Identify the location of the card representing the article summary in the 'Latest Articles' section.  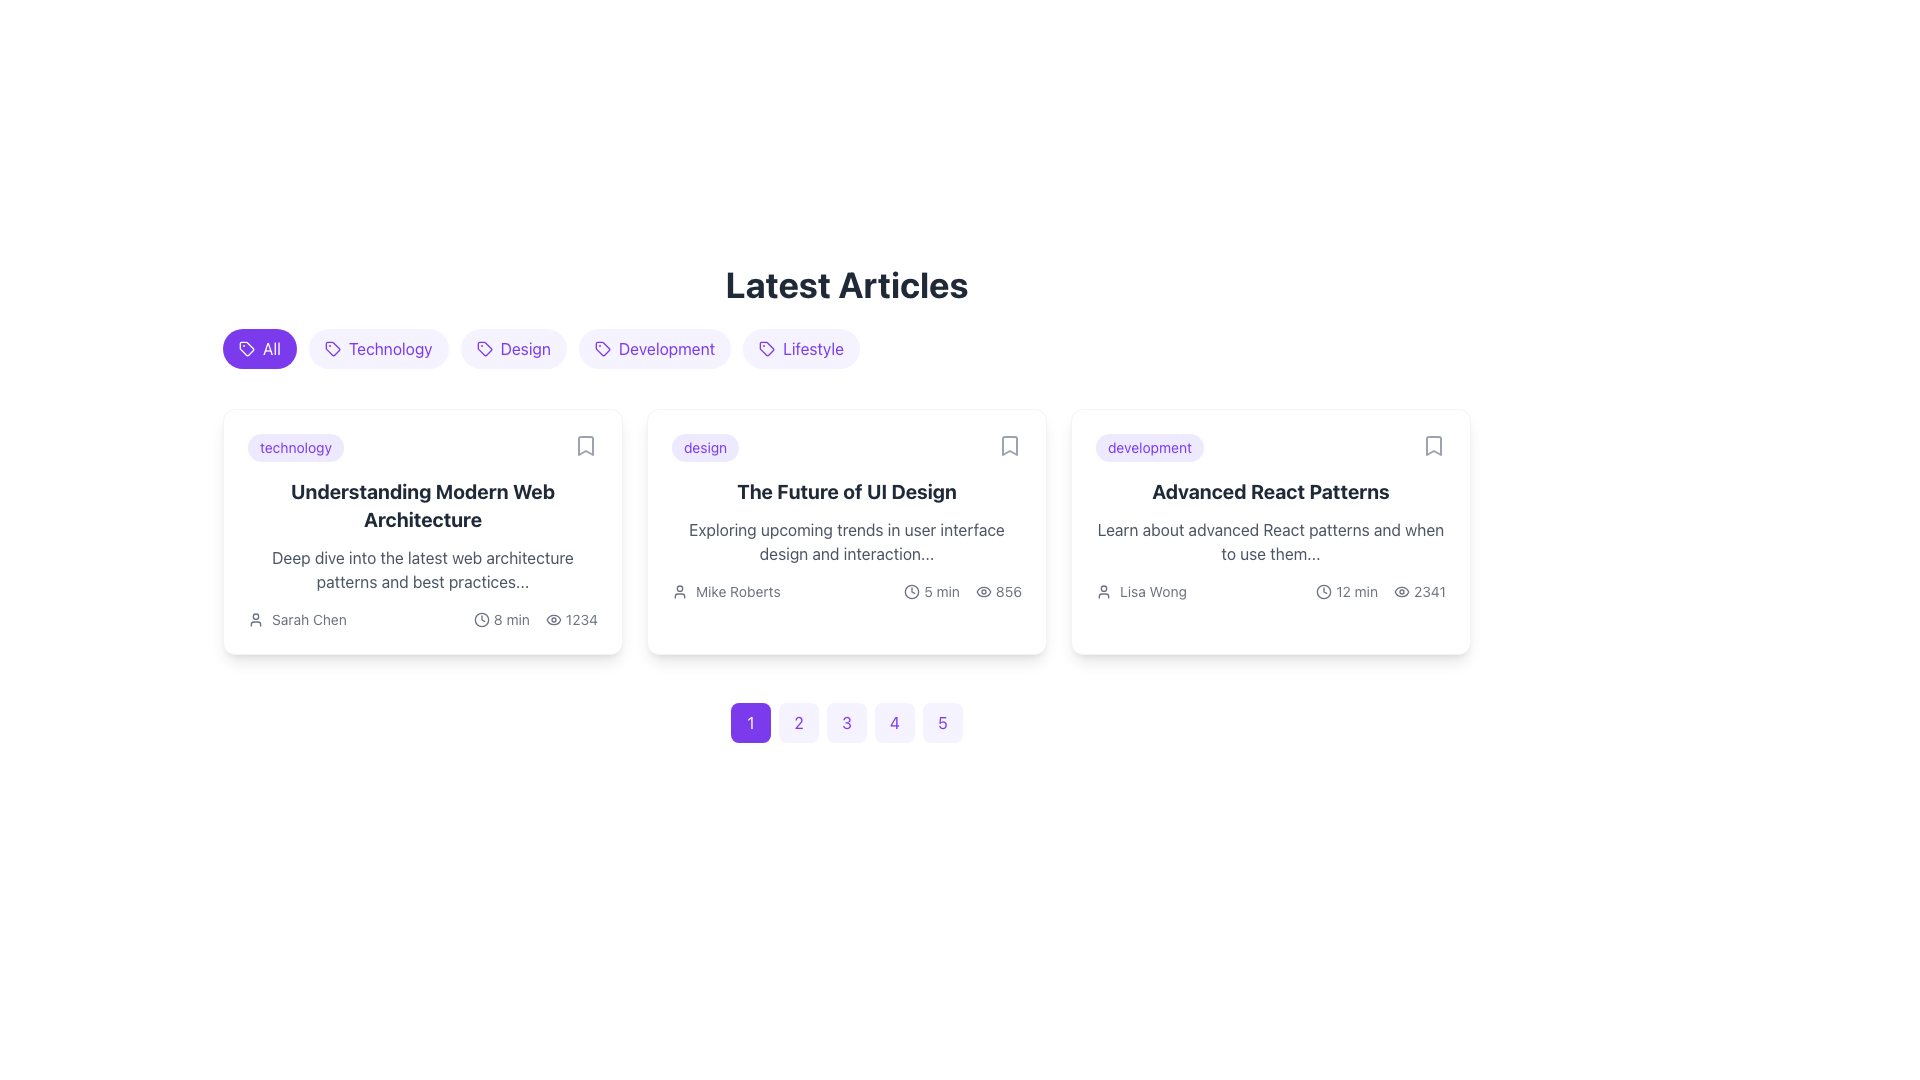
(421, 531).